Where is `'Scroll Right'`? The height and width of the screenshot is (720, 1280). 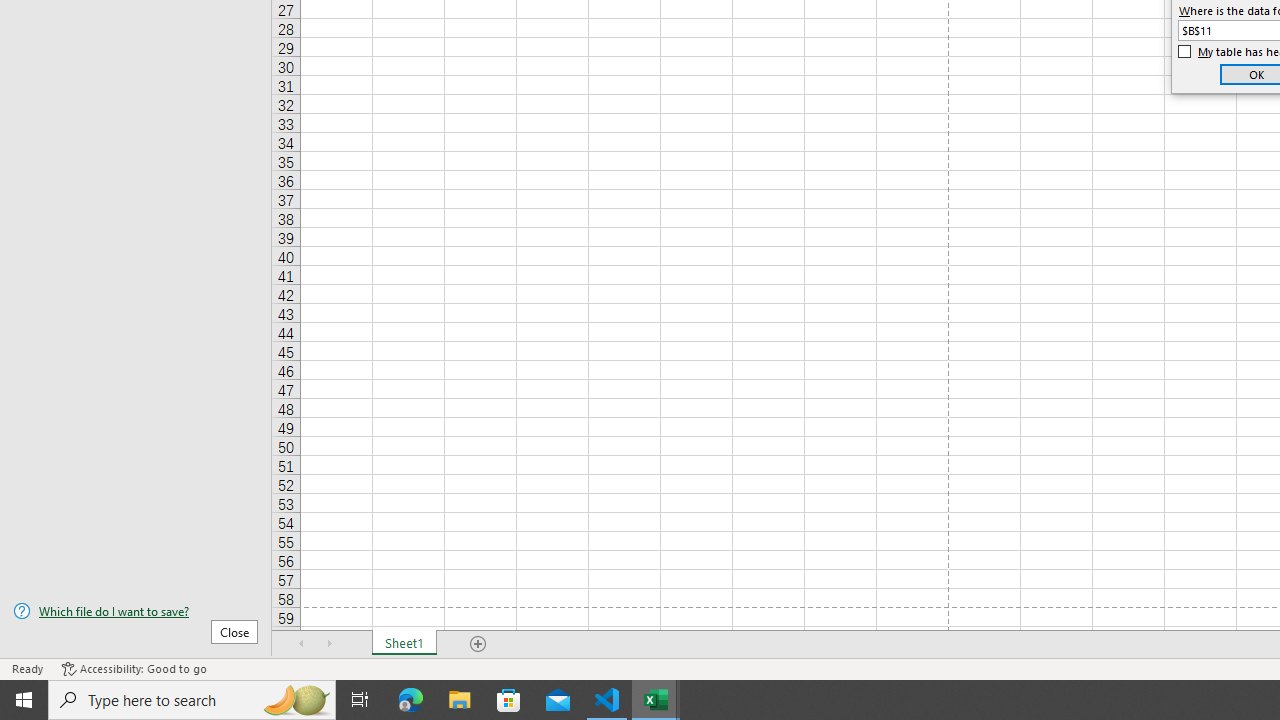
'Scroll Right' is located at coordinates (330, 644).